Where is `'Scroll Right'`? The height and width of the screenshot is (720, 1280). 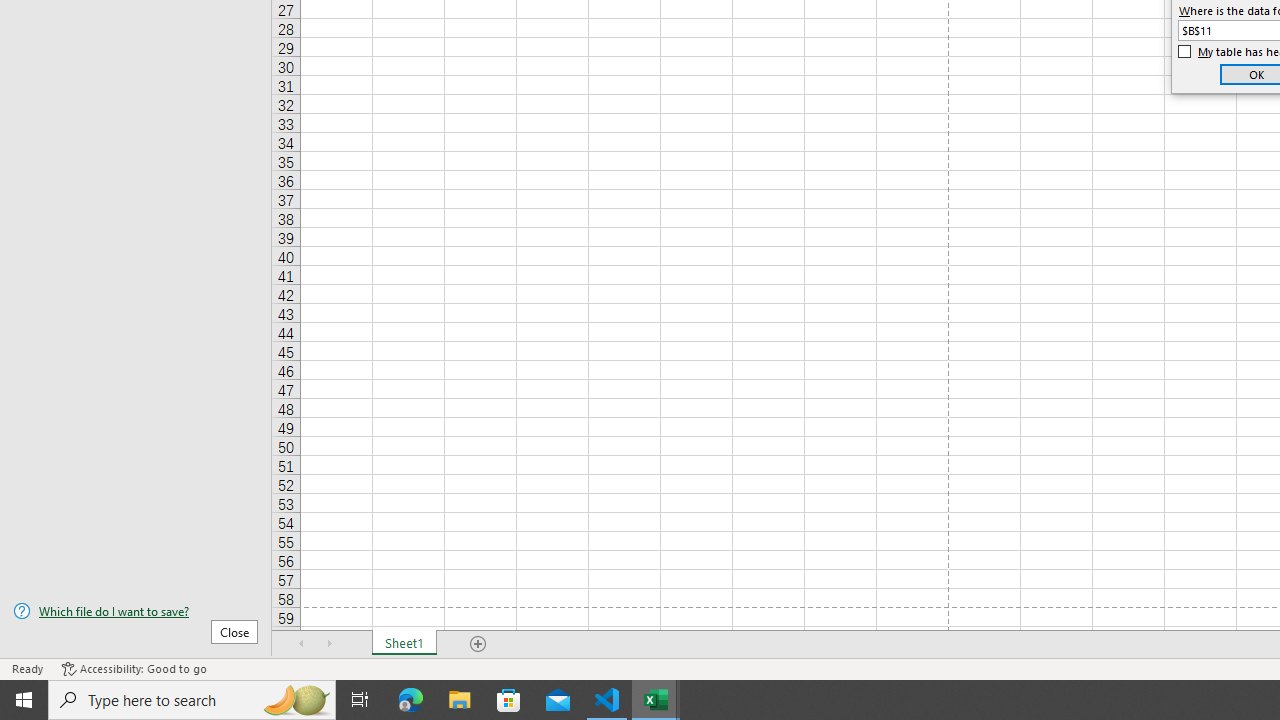
'Scroll Right' is located at coordinates (330, 644).